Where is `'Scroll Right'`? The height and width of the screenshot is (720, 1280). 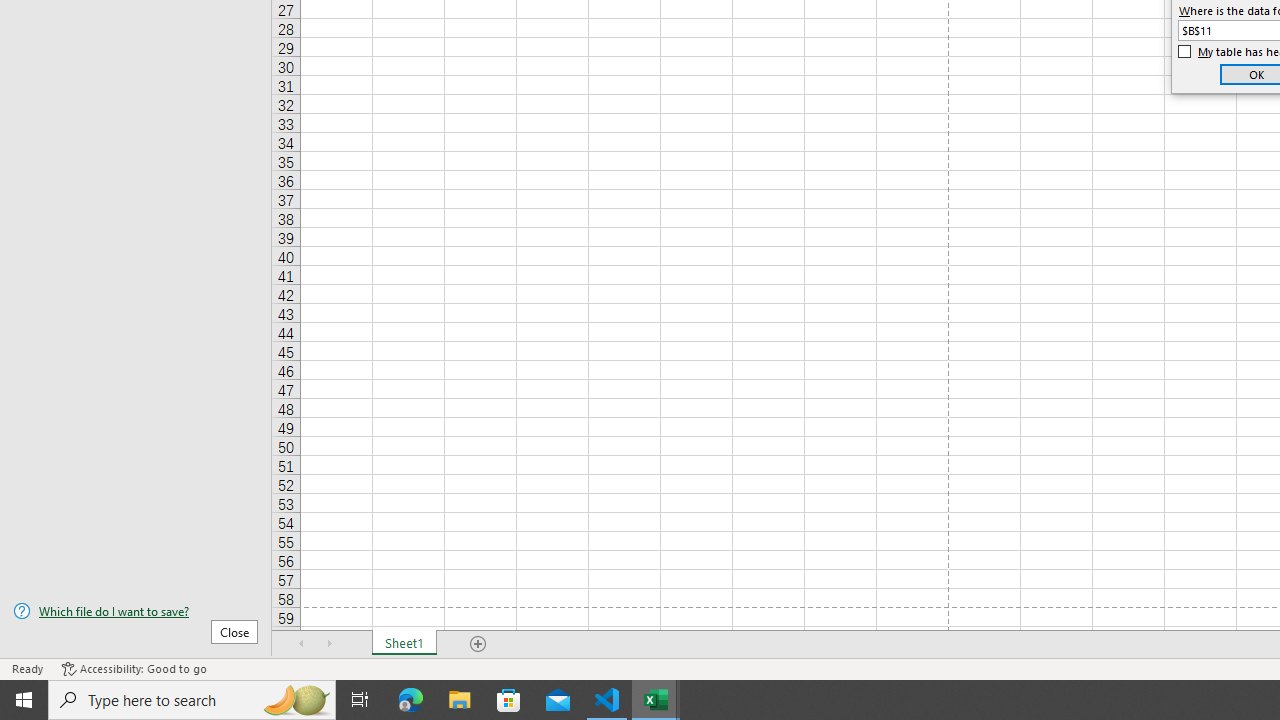
'Scroll Right' is located at coordinates (330, 644).